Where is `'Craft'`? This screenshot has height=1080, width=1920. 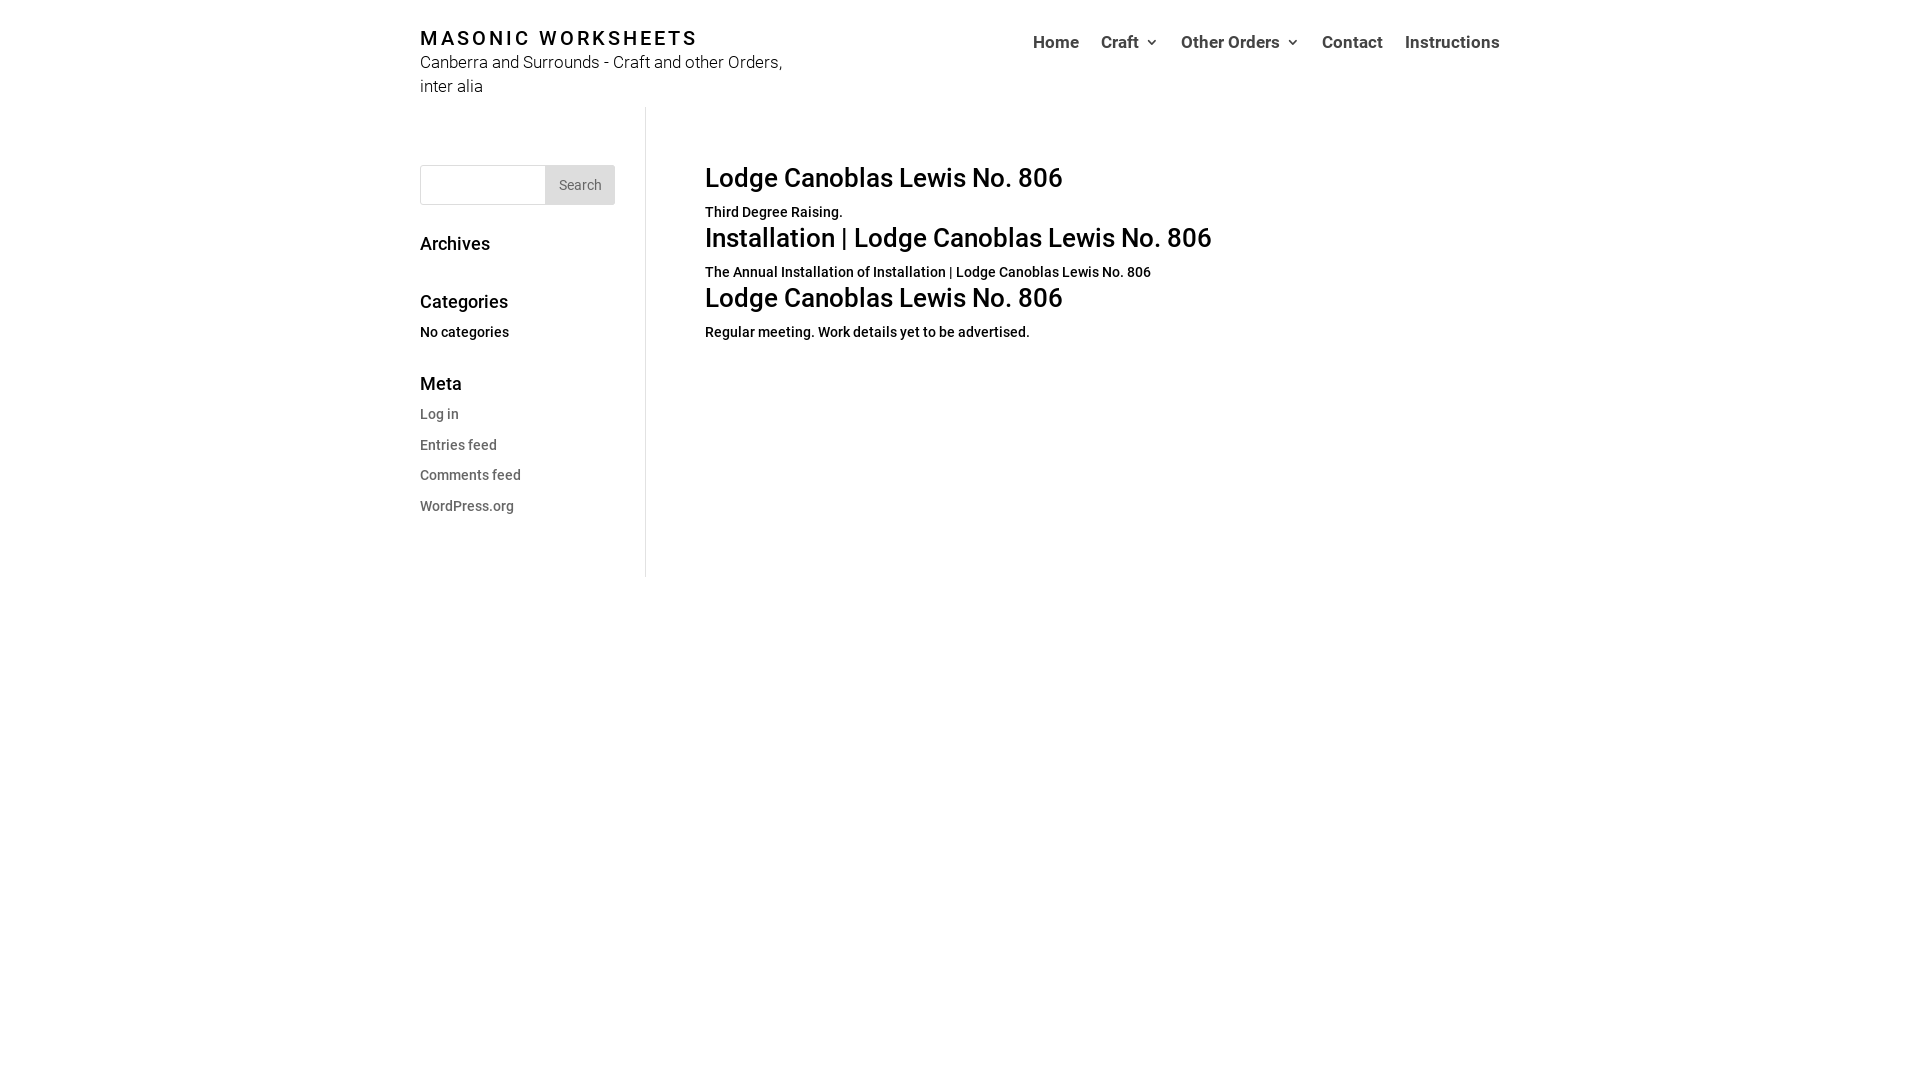 'Craft' is located at coordinates (1129, 69).